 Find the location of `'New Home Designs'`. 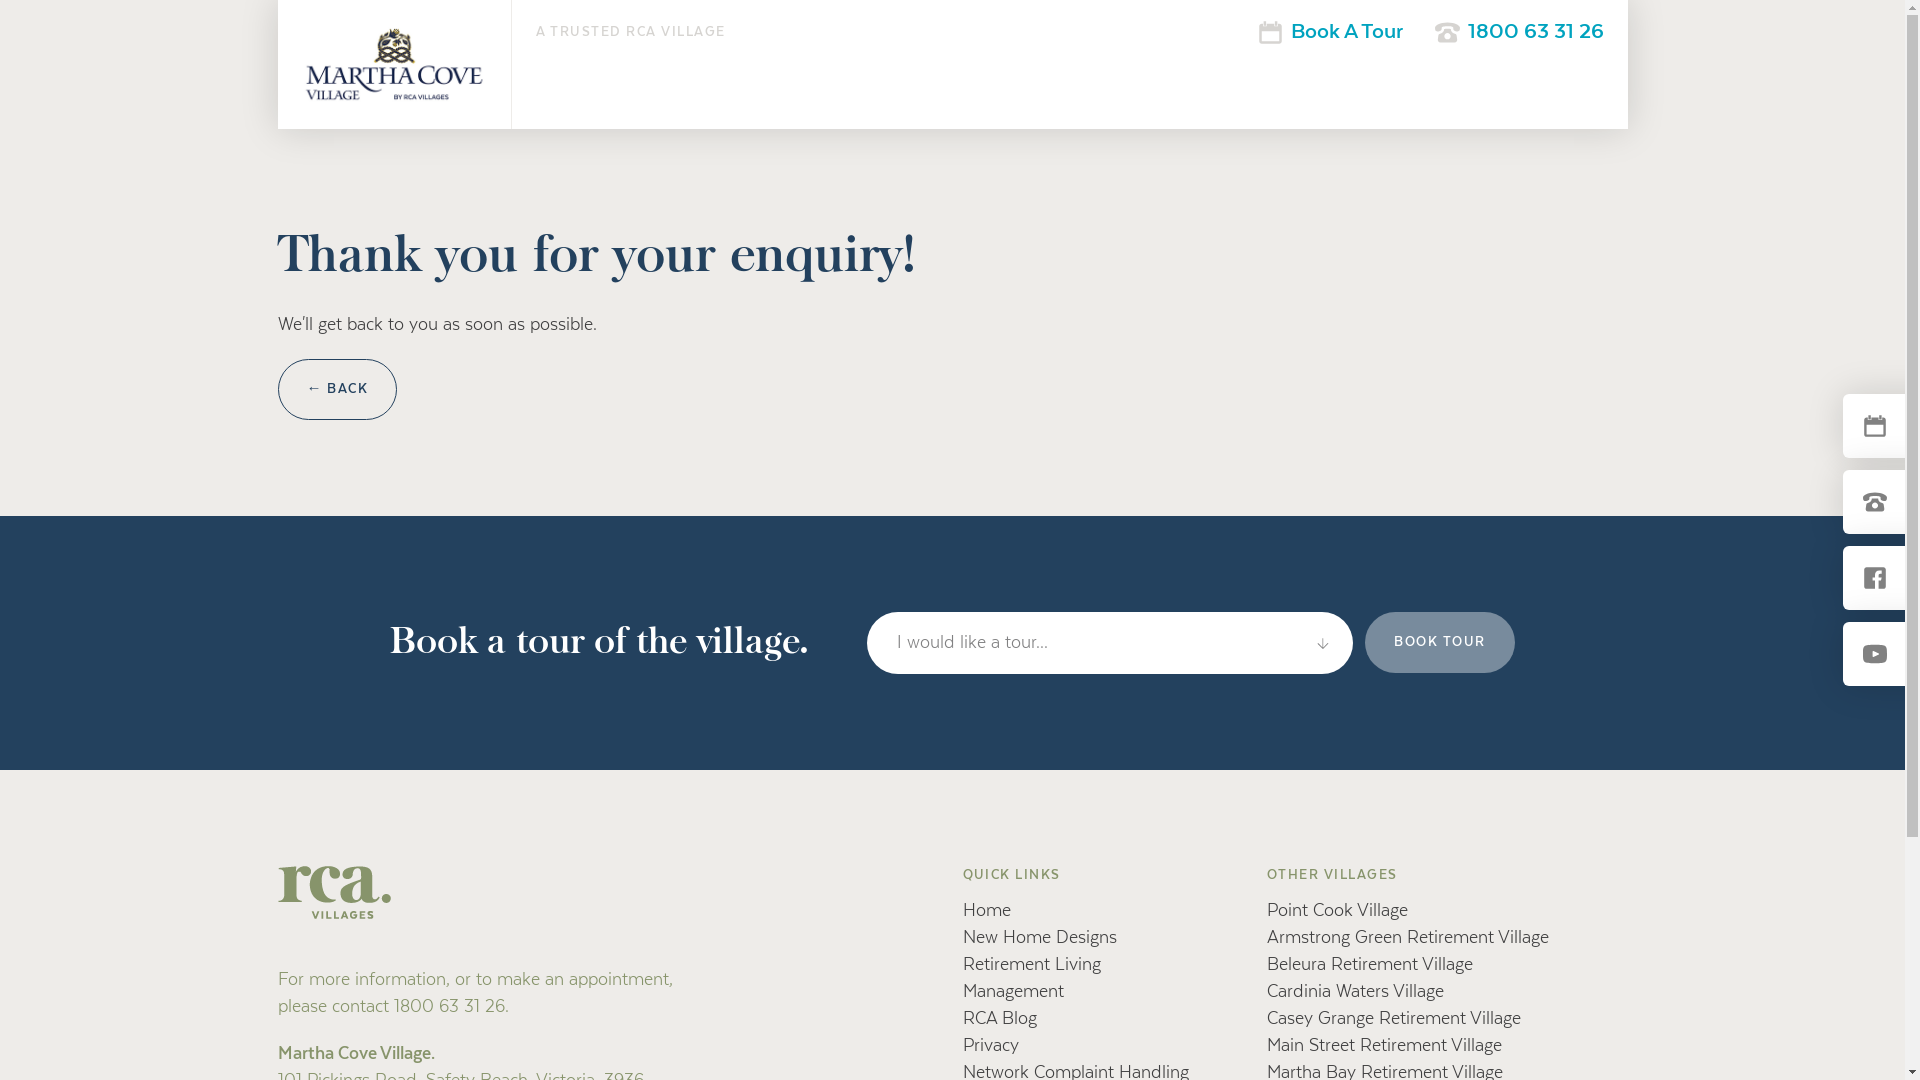

'New Home Designs' is located at coordinates (1038, 937).